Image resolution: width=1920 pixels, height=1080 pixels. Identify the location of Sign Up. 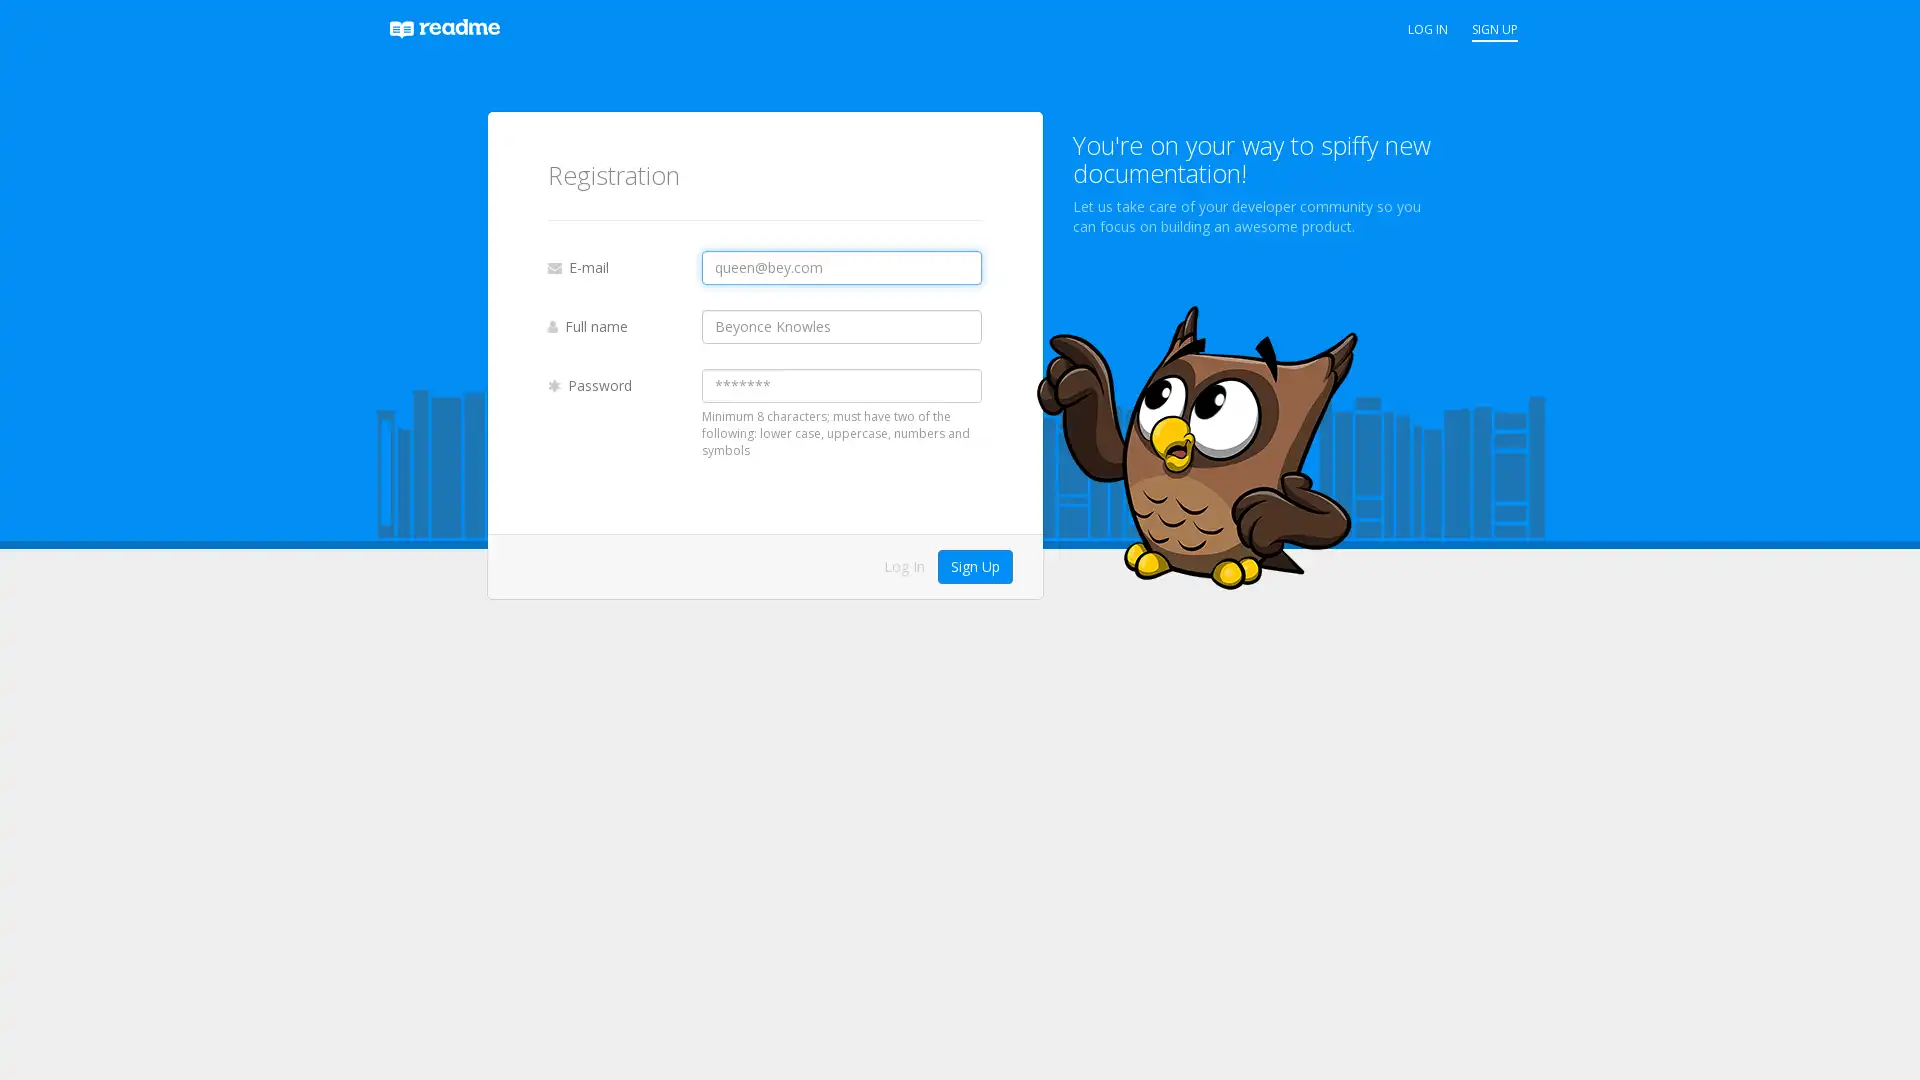
(974, 566).